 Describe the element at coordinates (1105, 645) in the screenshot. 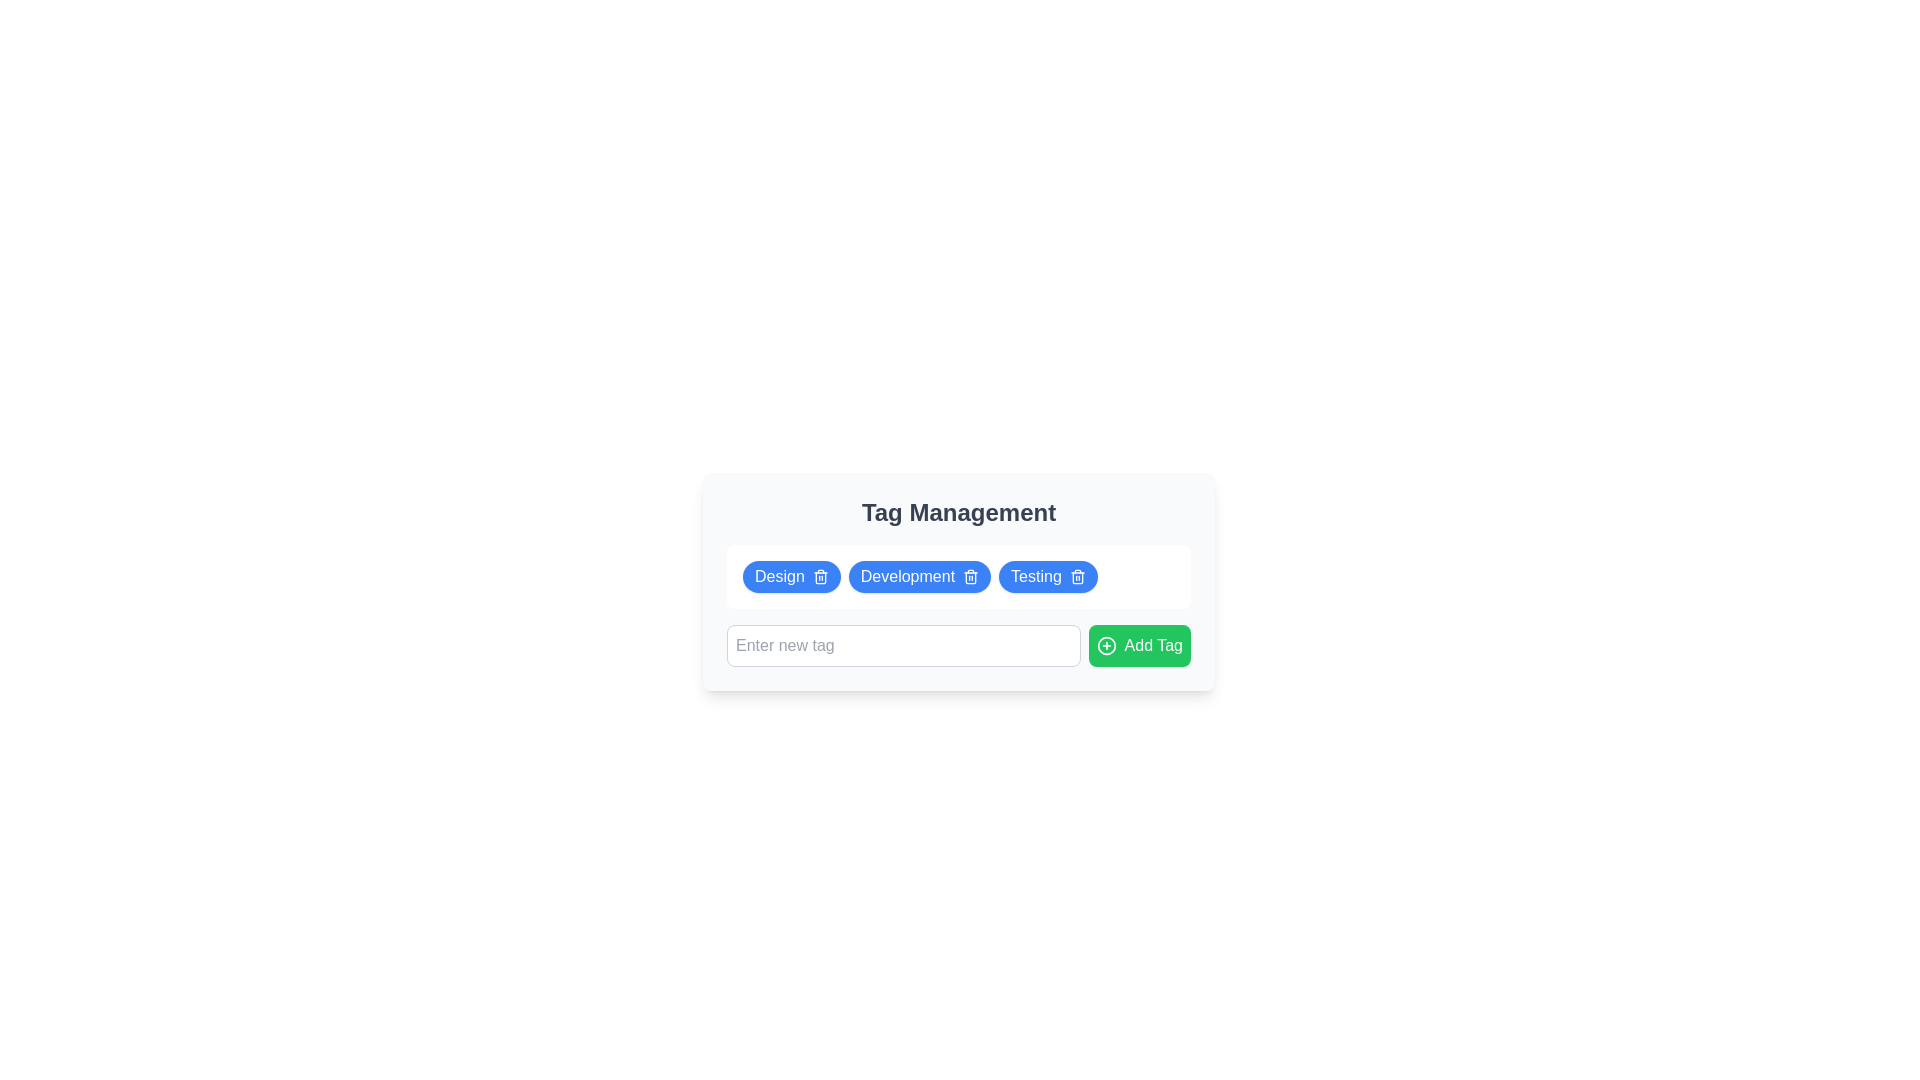

I see `the information visually by interacting with the circular icon element located centrally within the green 'Add Tag' button in the Tag Management interface` at that location.